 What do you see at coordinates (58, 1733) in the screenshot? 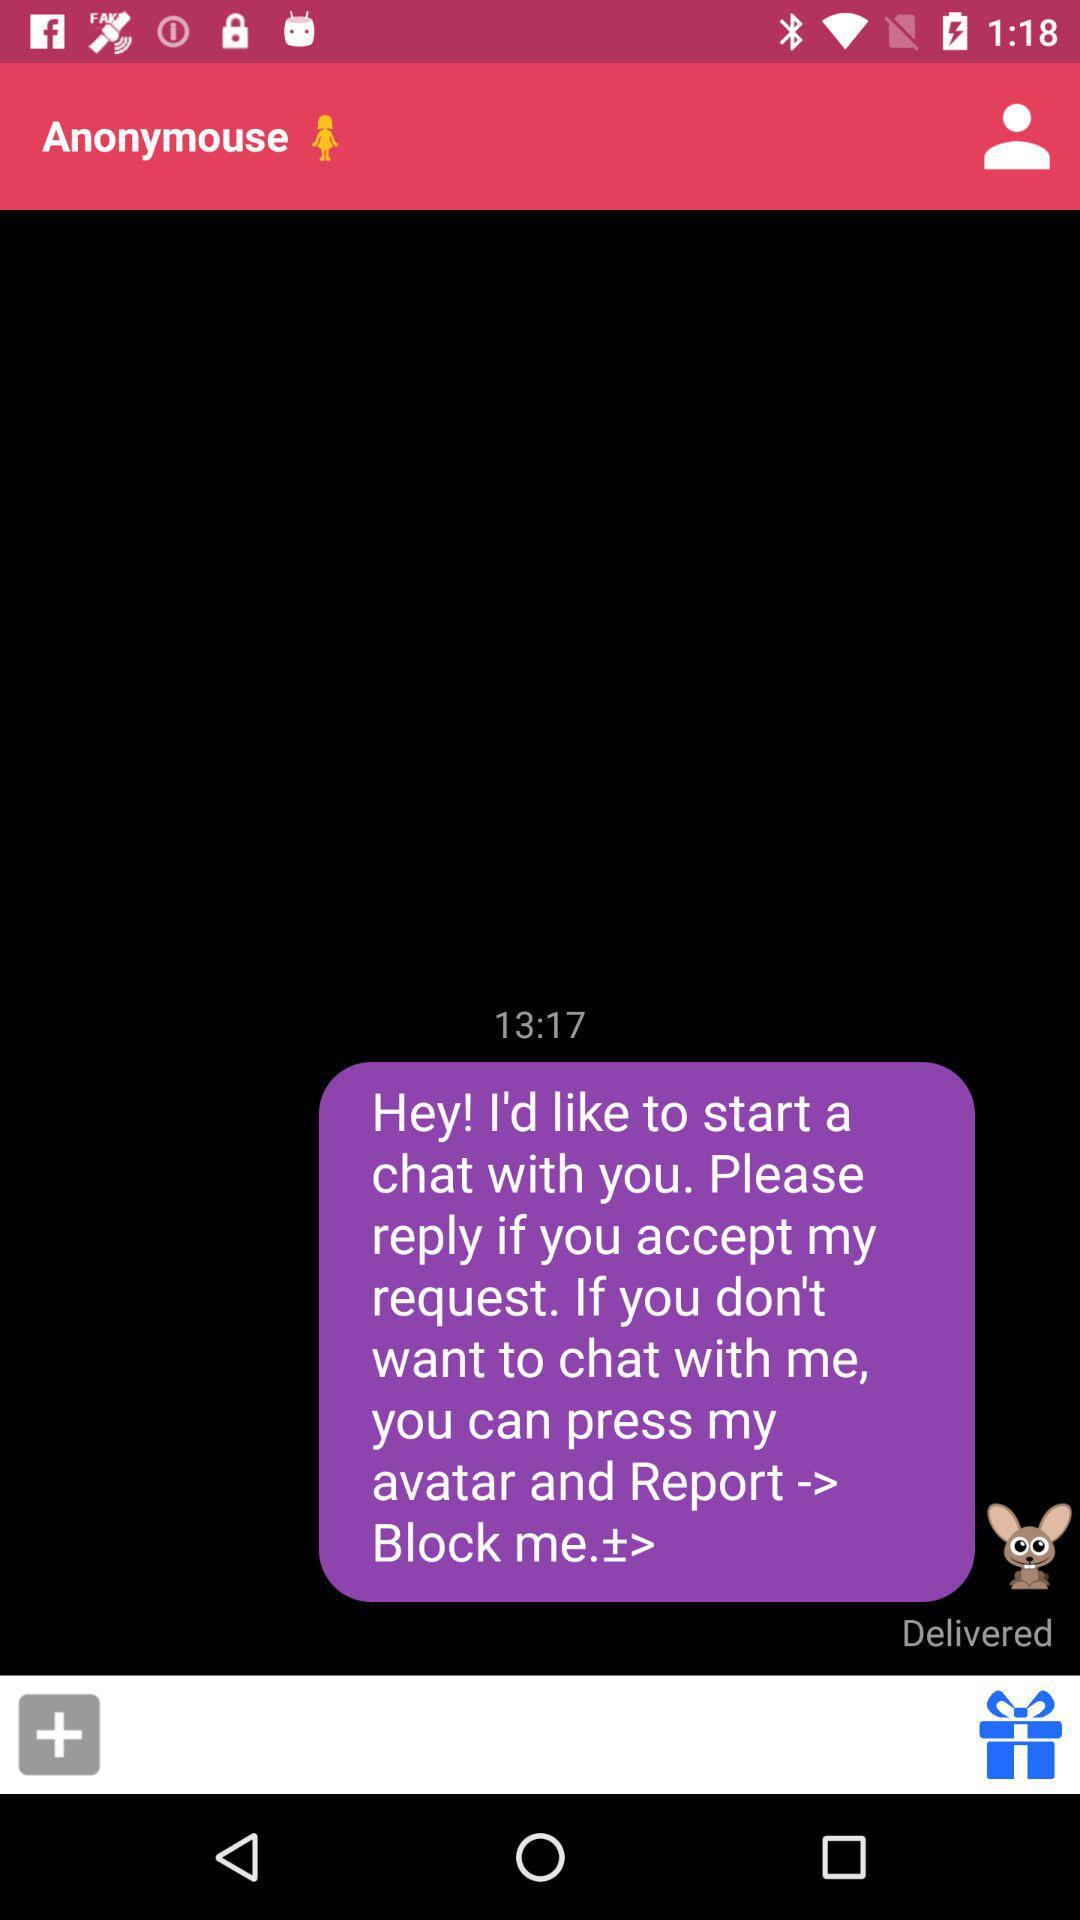
I see `click` at bounding box center [58, 1733].